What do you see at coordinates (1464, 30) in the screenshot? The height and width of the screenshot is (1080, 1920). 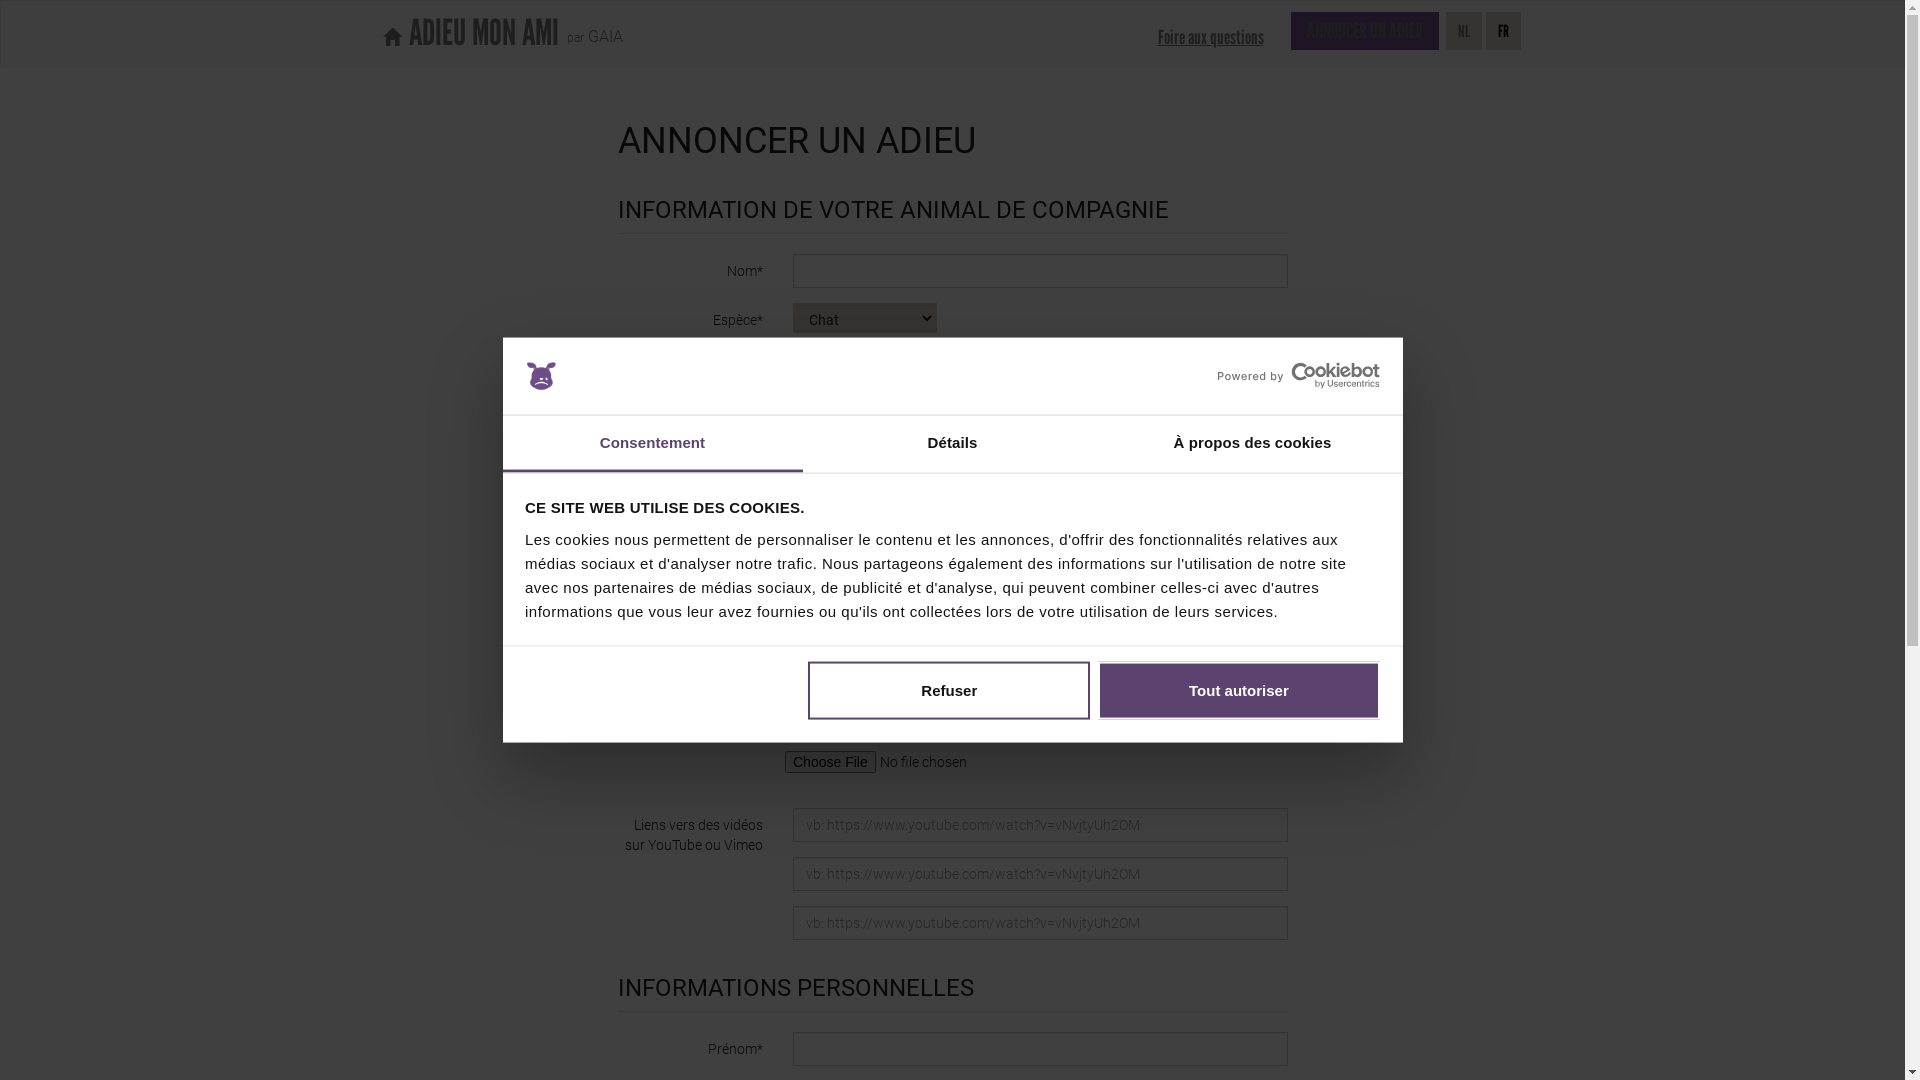 I see `'NL'` at bounding box center [1464, 30].